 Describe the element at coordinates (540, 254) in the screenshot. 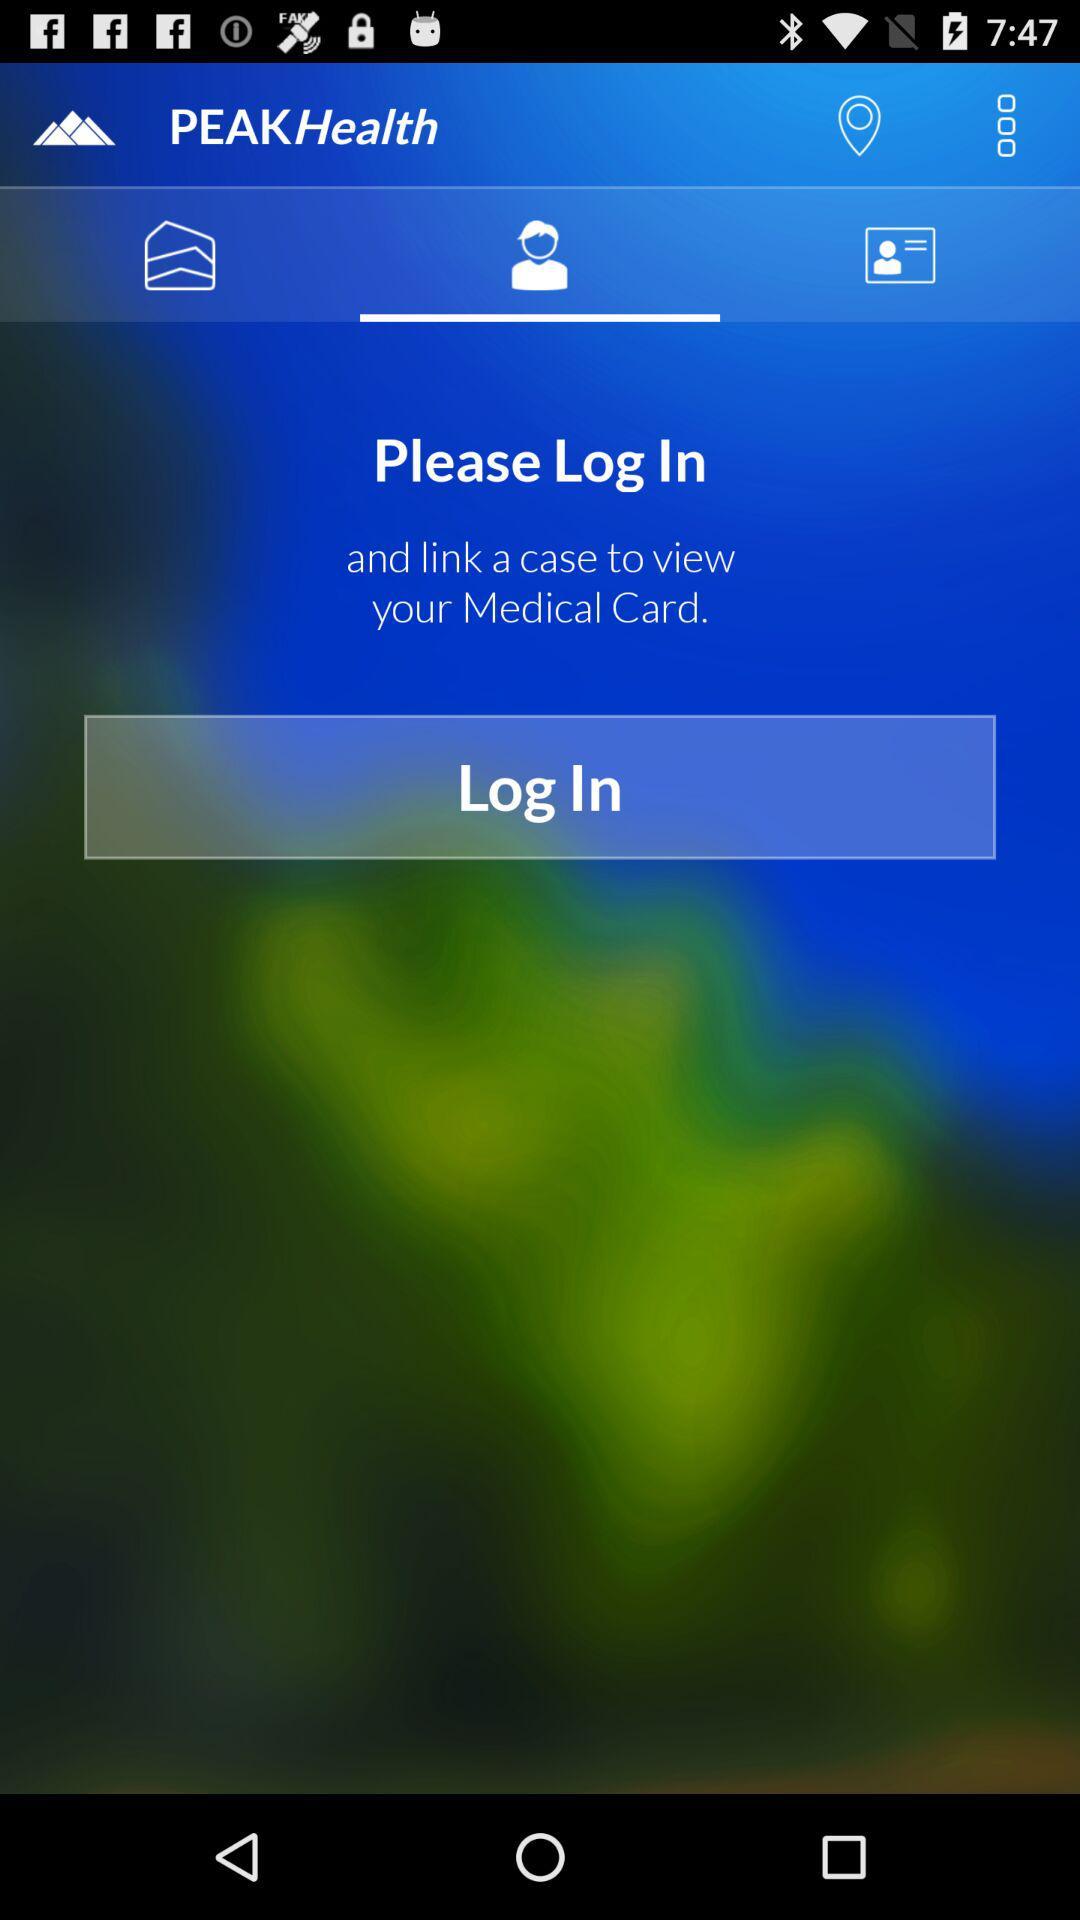

I see `tap for personal login` at that location.